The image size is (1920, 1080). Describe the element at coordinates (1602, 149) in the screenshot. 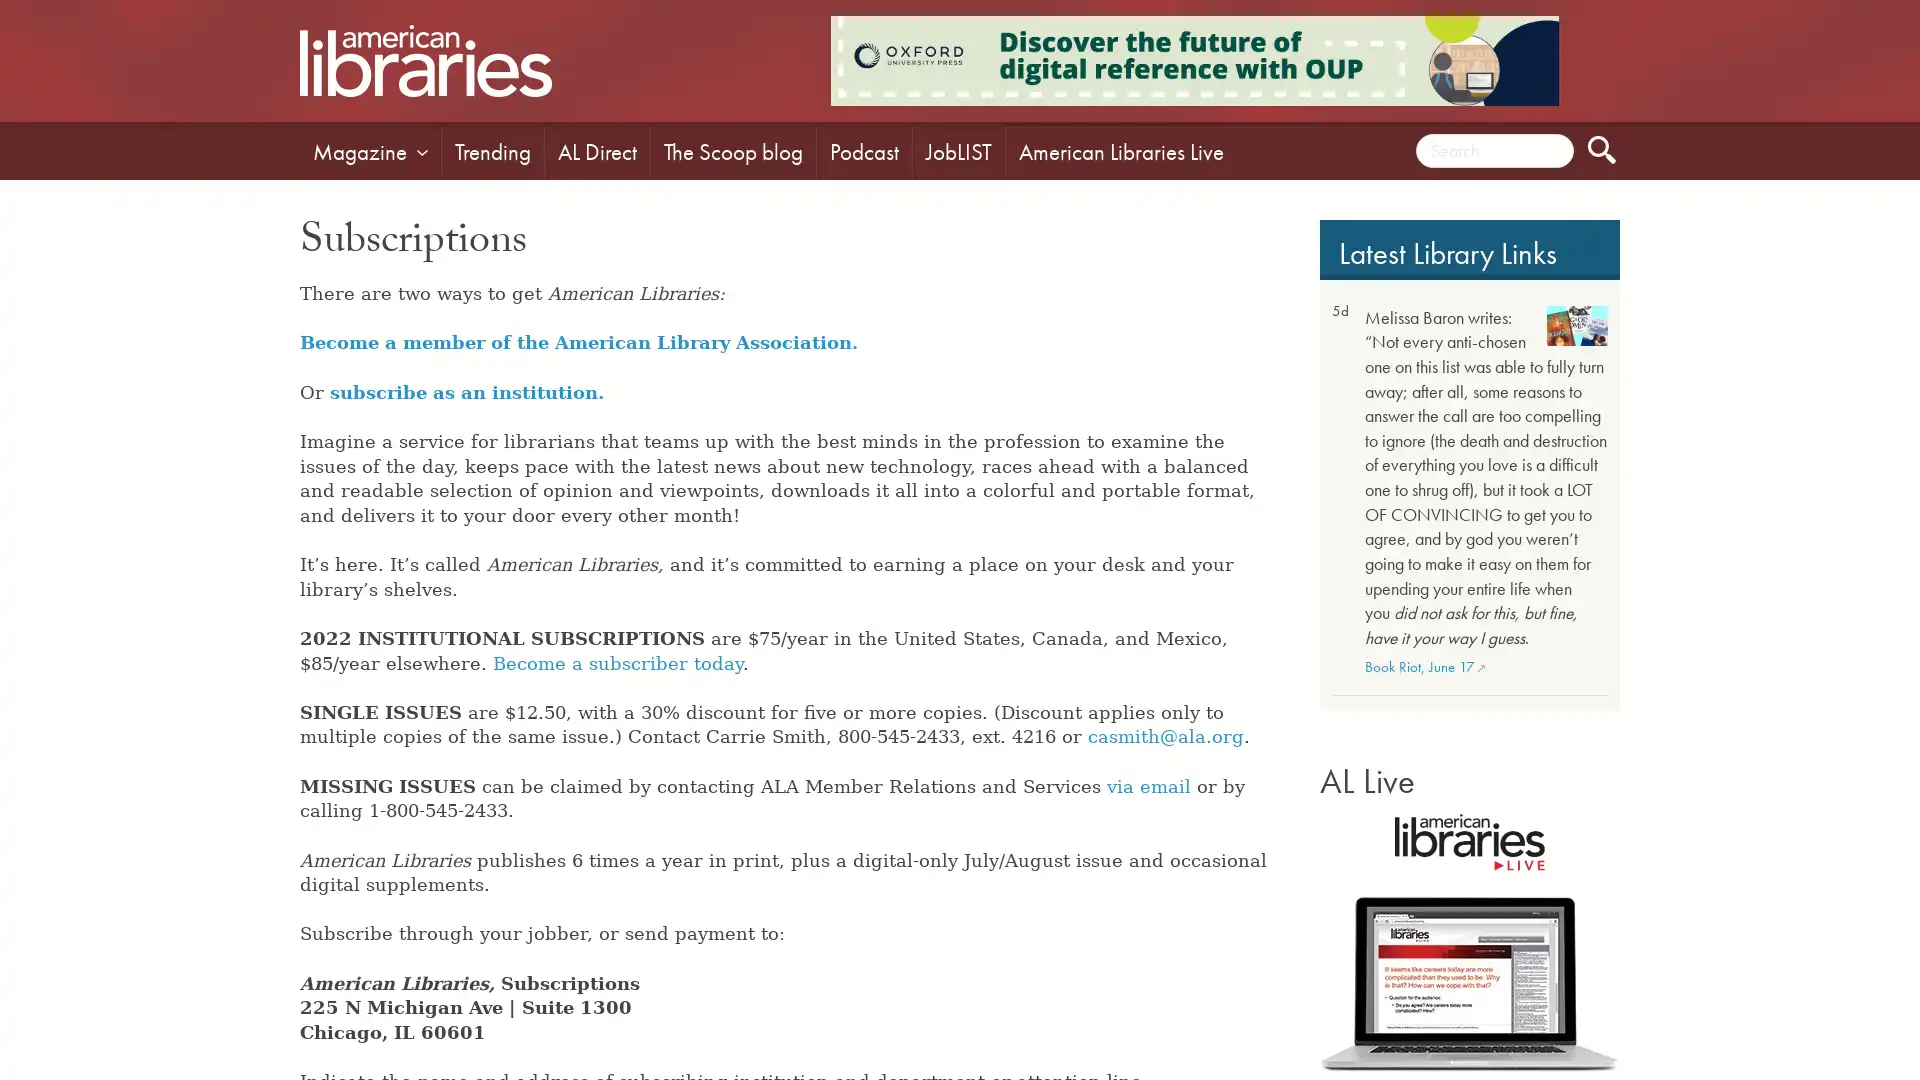

I see `Search` at that location.